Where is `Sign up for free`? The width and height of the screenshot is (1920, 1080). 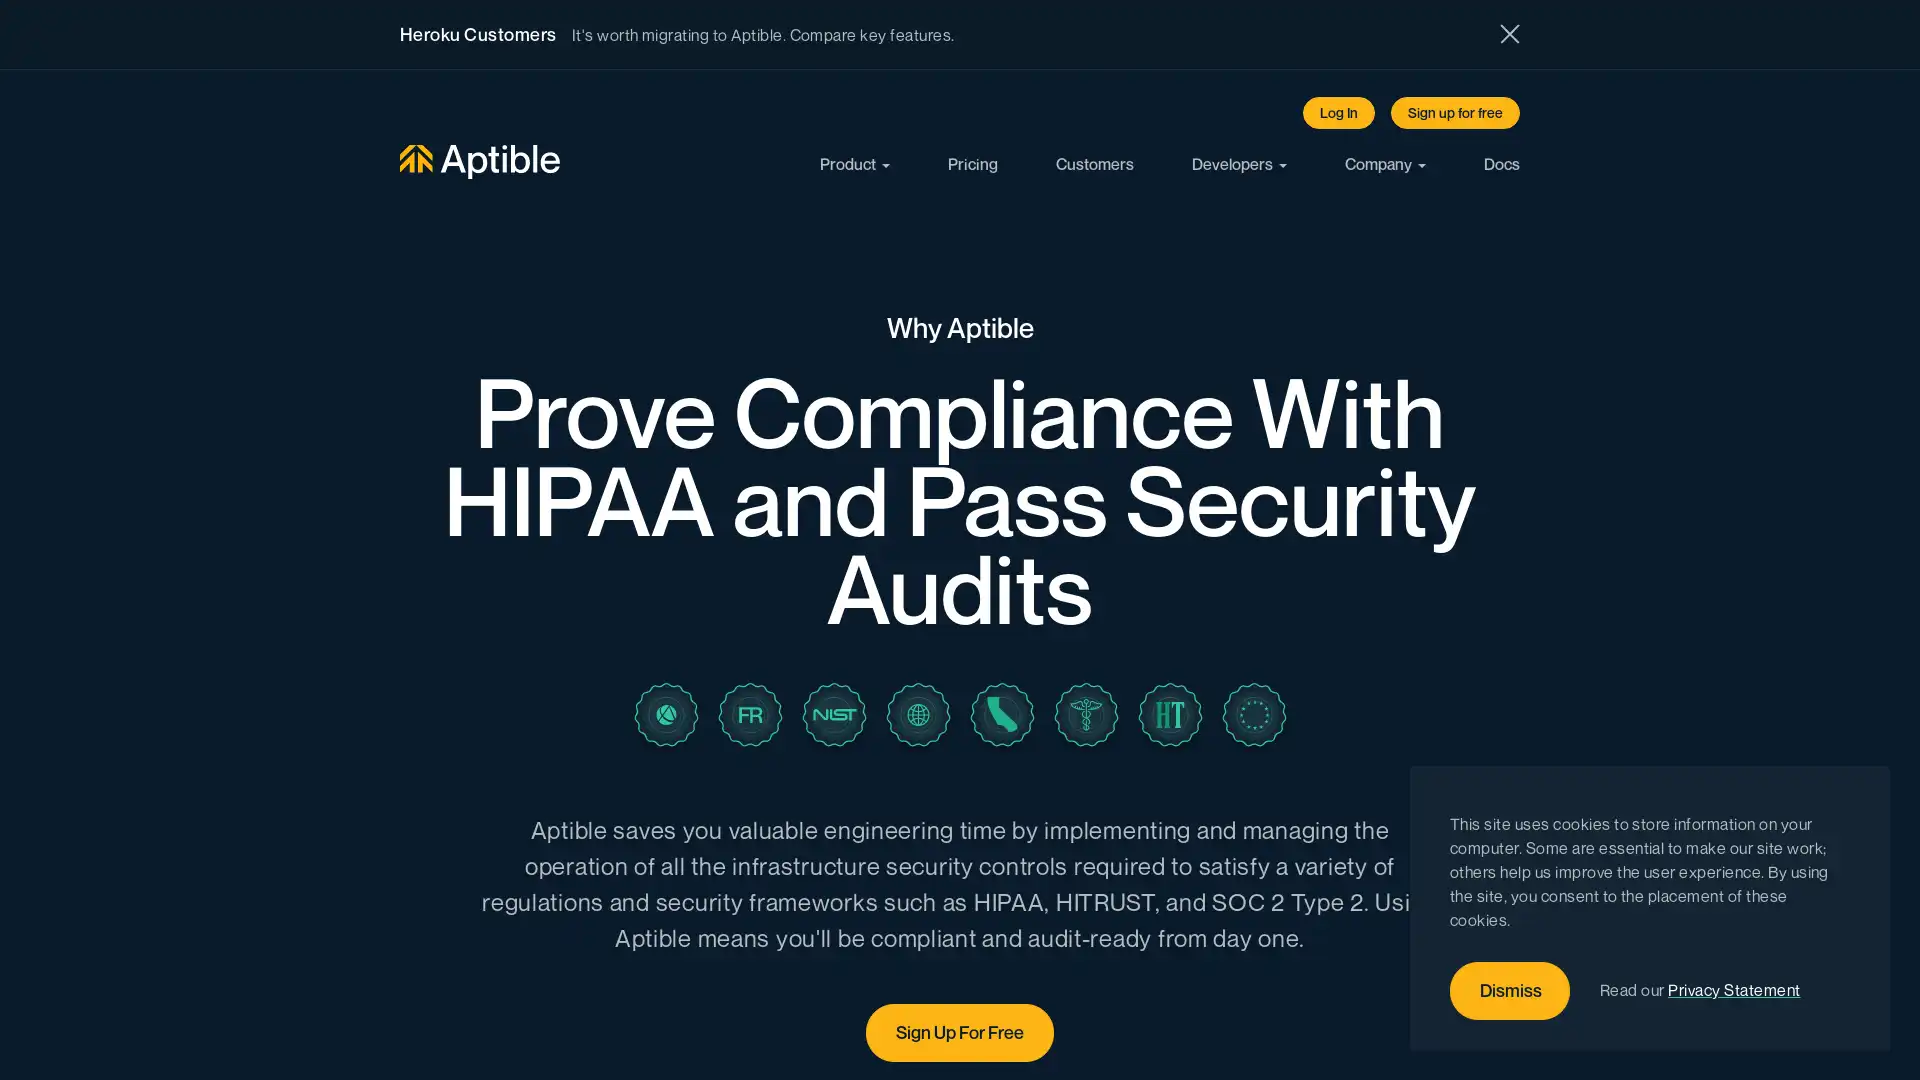 Sign up for free is located at coordinates (1455, 112).